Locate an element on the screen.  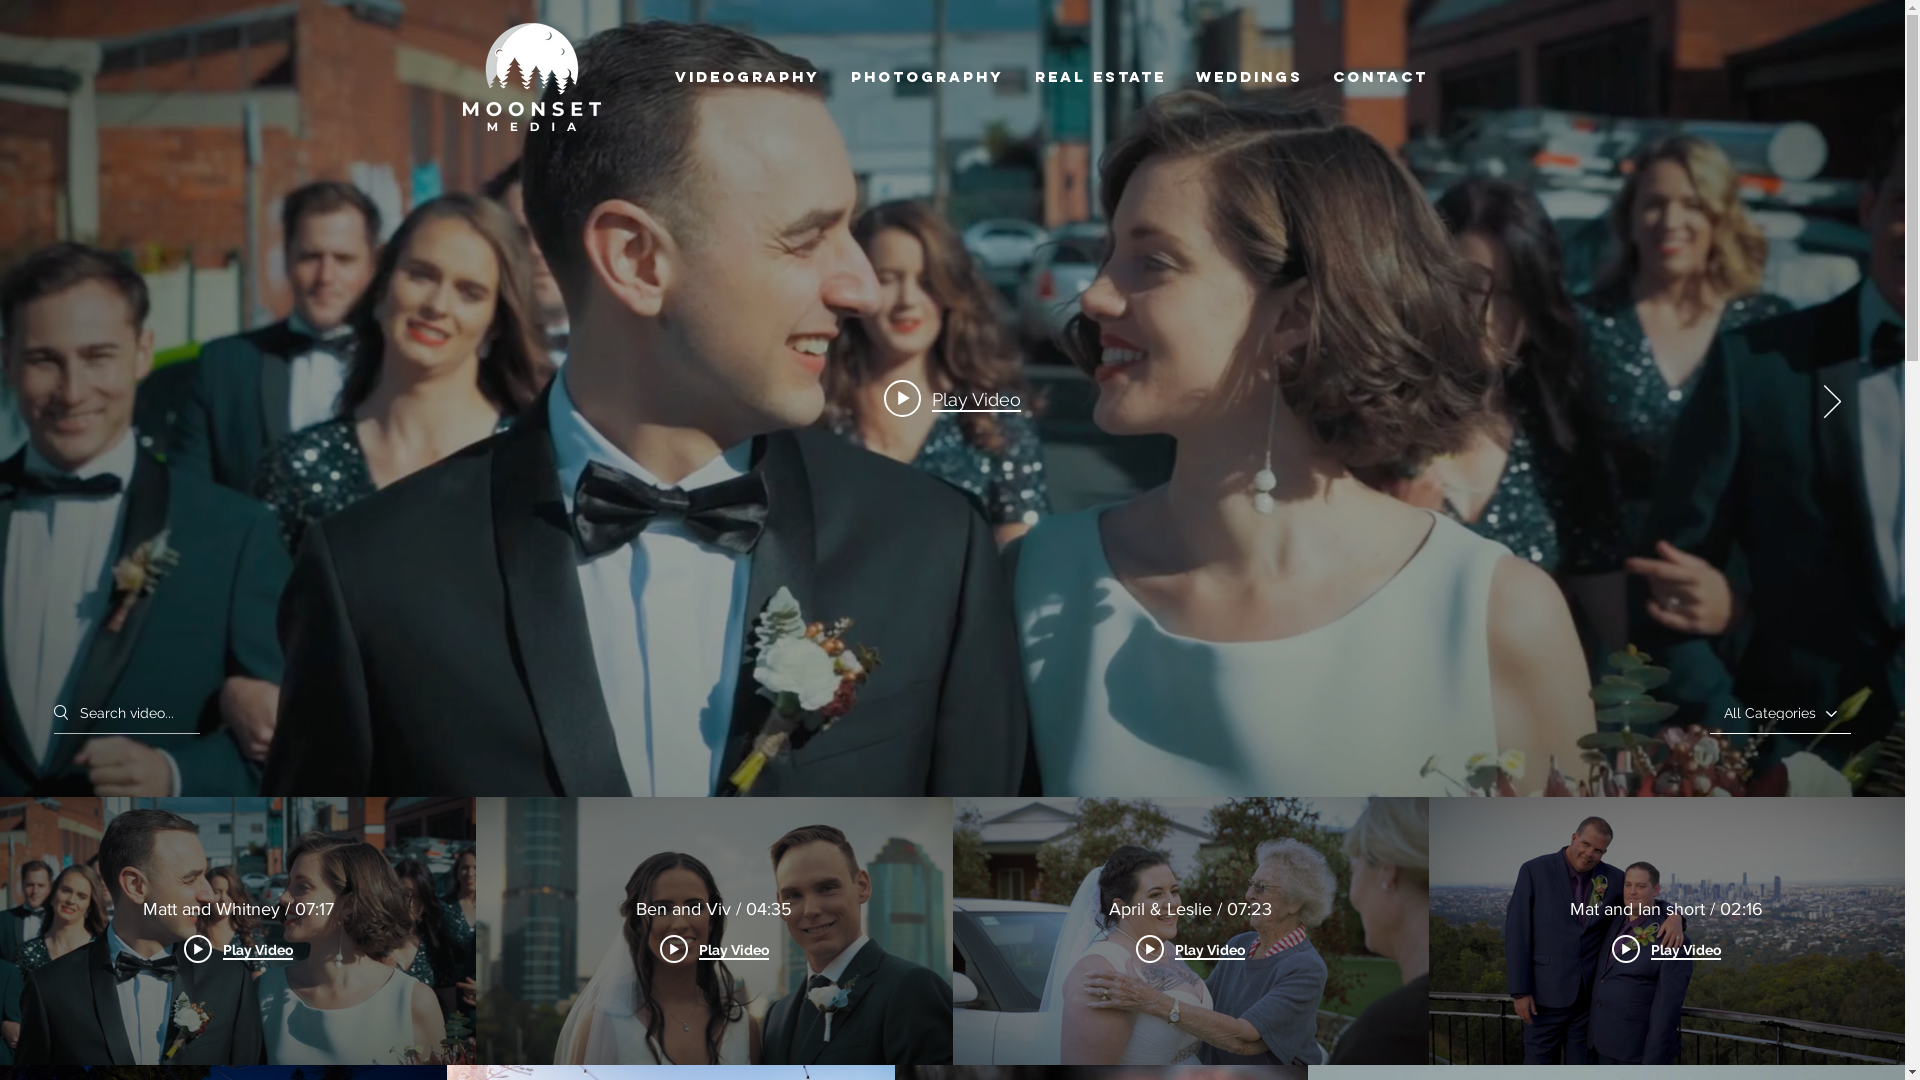
'CONTACT' is located at coordinates (1318, 76).